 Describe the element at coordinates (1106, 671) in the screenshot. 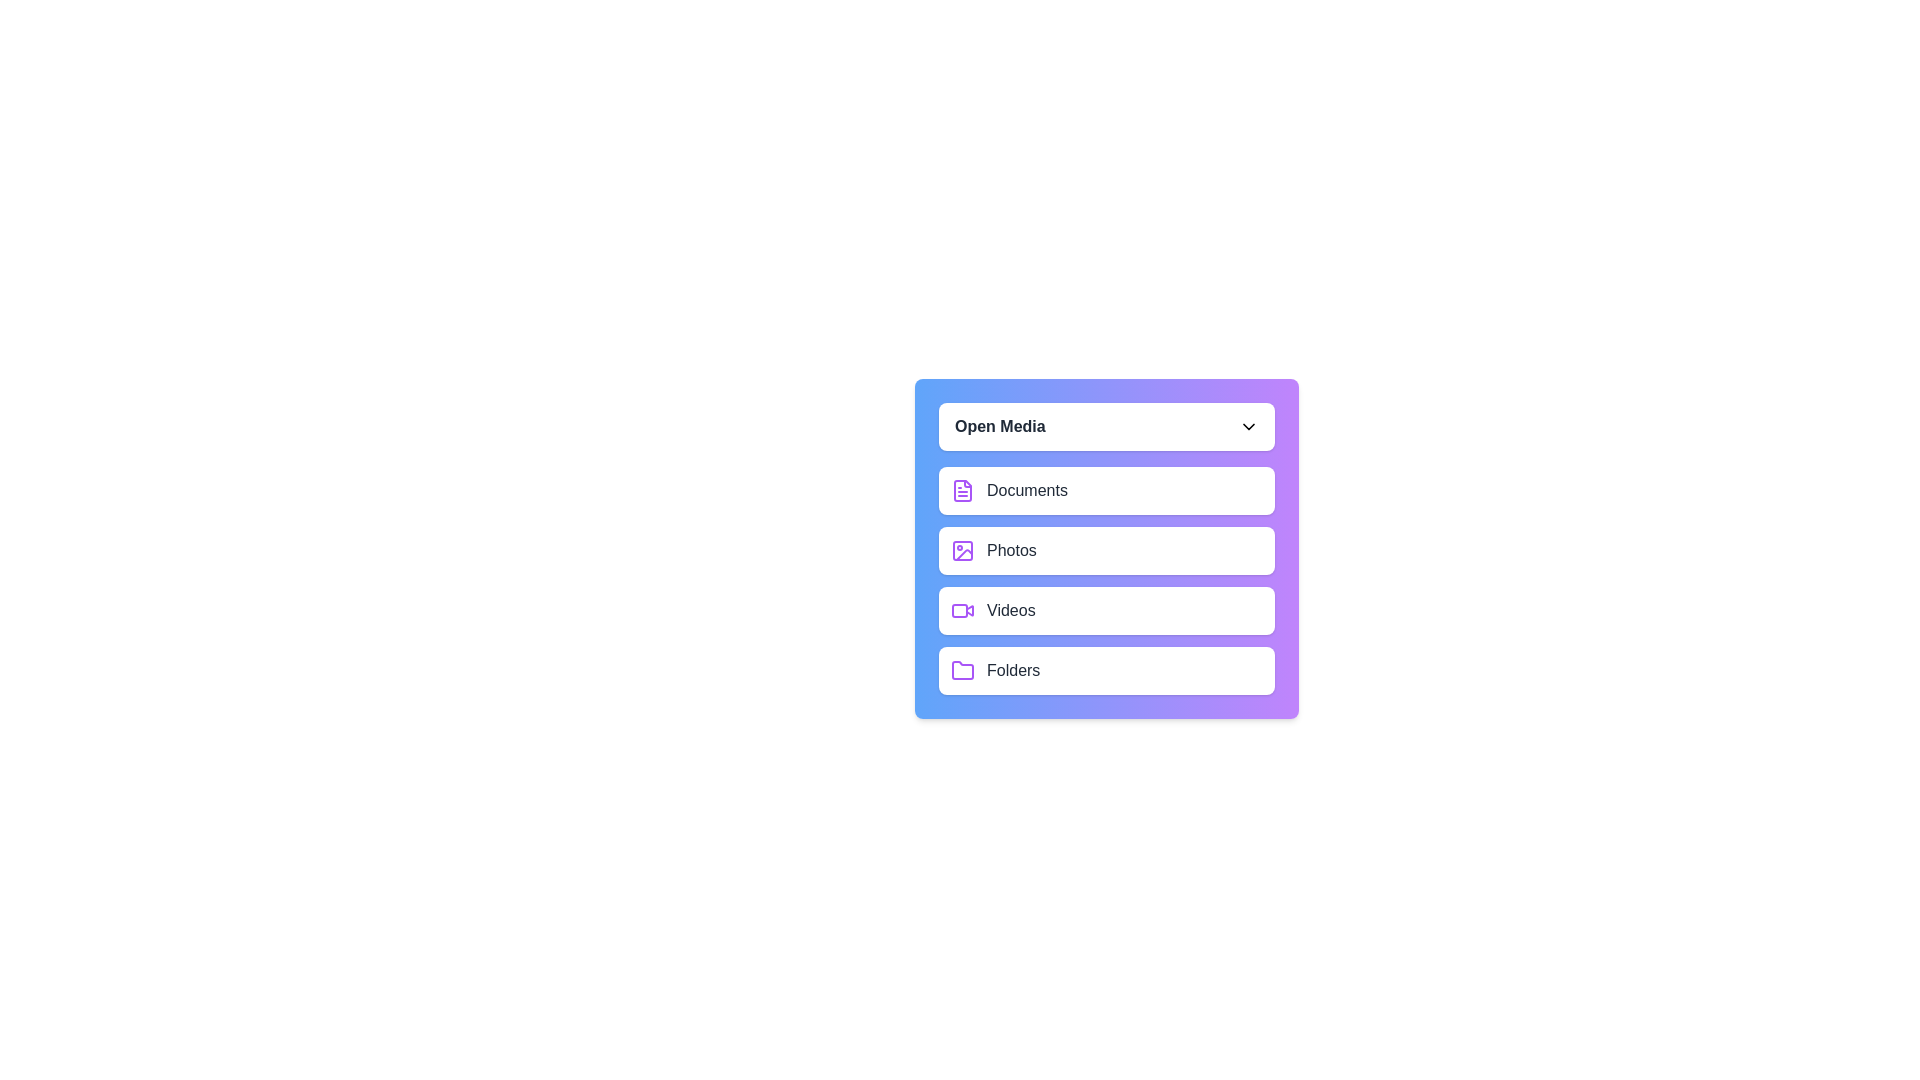

I see `the 'Folders' button, the fourth item in the vertically stacked list of interactive buttons` at that location.